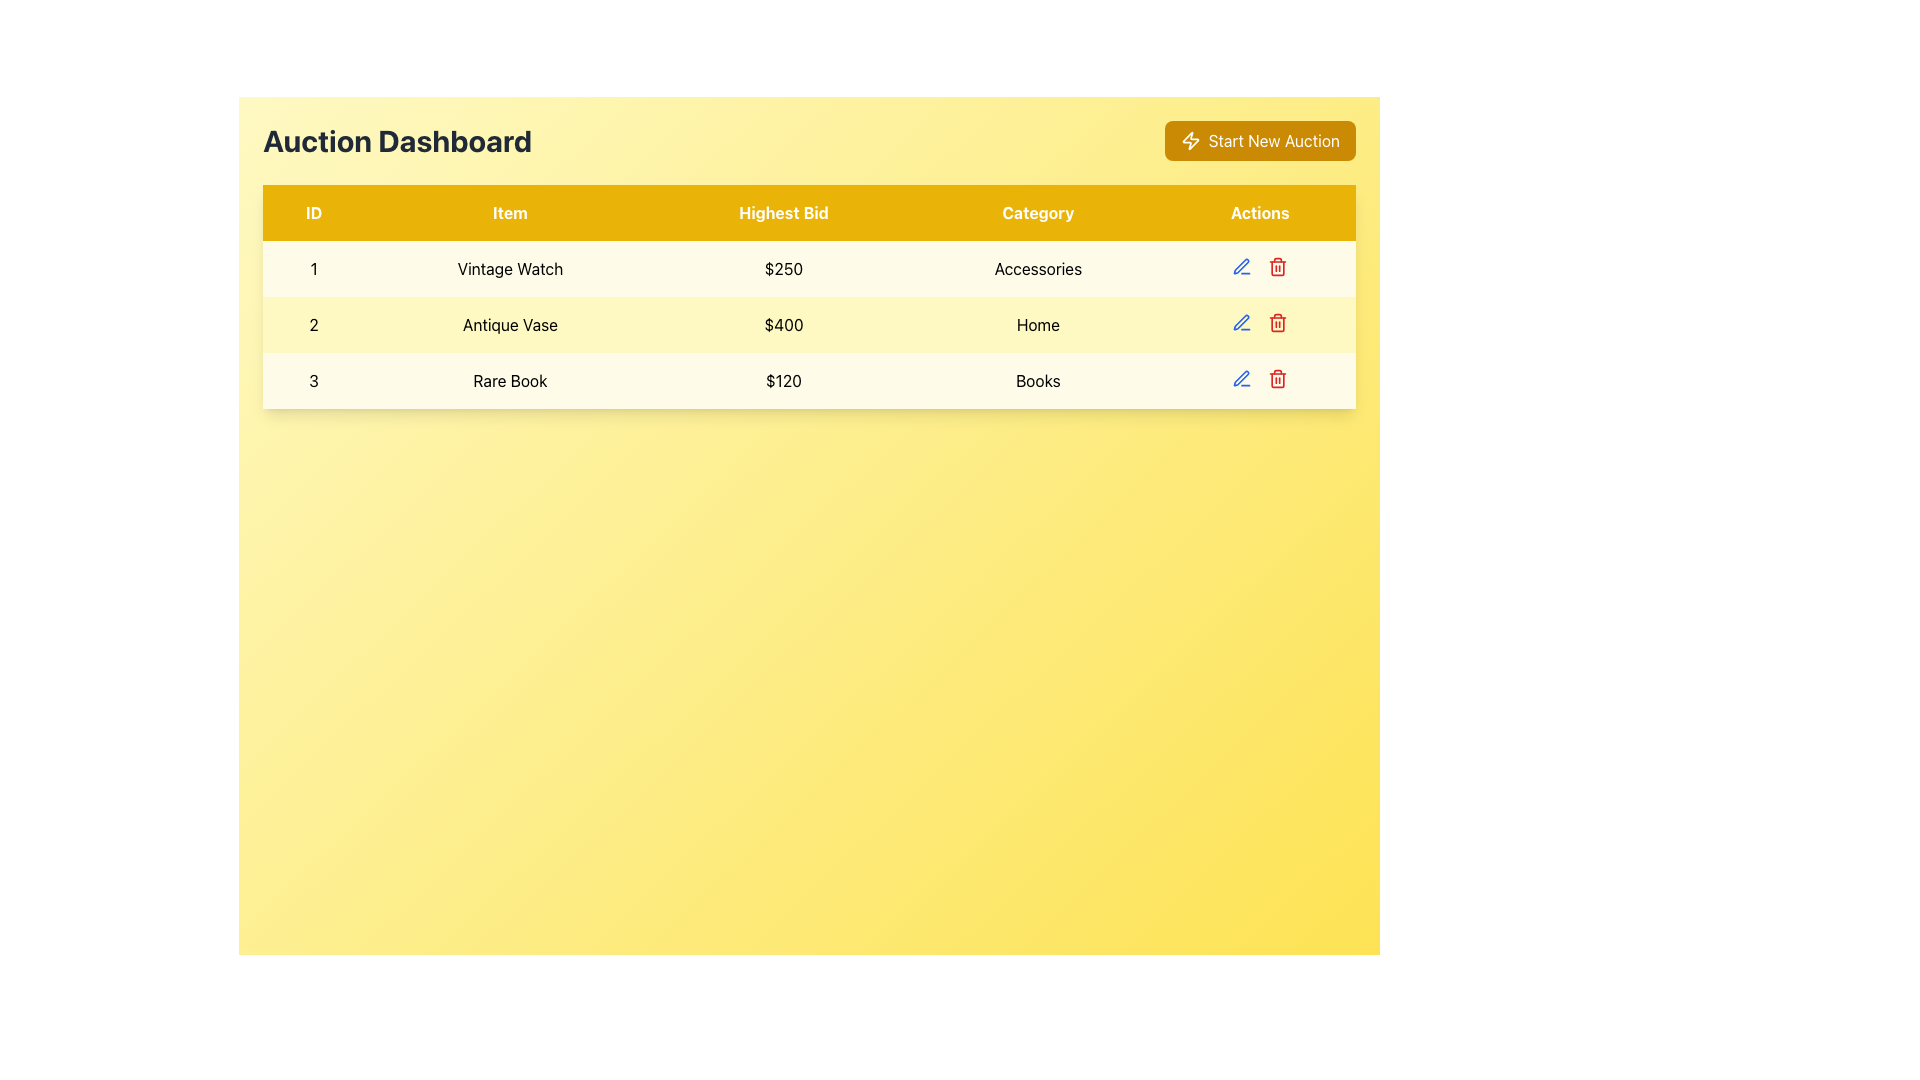  What do you see at coordinates (1190, 140) in the screenshot?
I see `the icon associated with the 'Start New Auction' button, which is located in the top-right corner of the interface` at bounding box center [1190, 140].